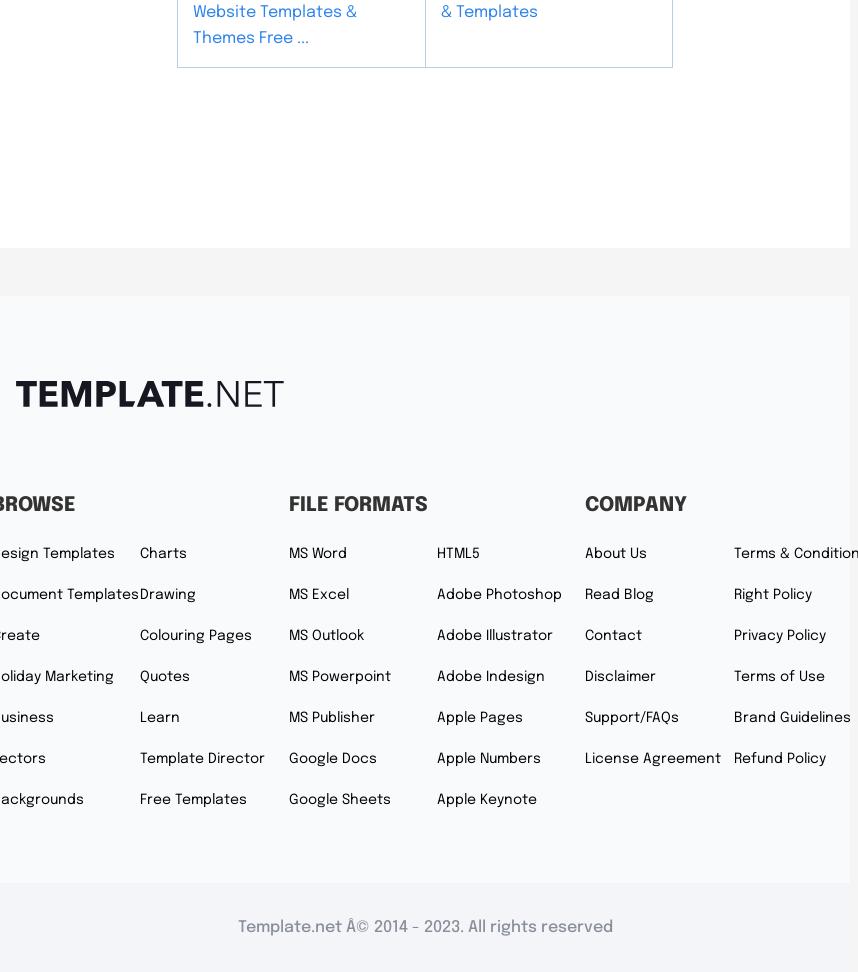  What do you see at coordinates (166, 592) in the screenshot?
I see `'Drawing'` at bounding box center [166, 592].